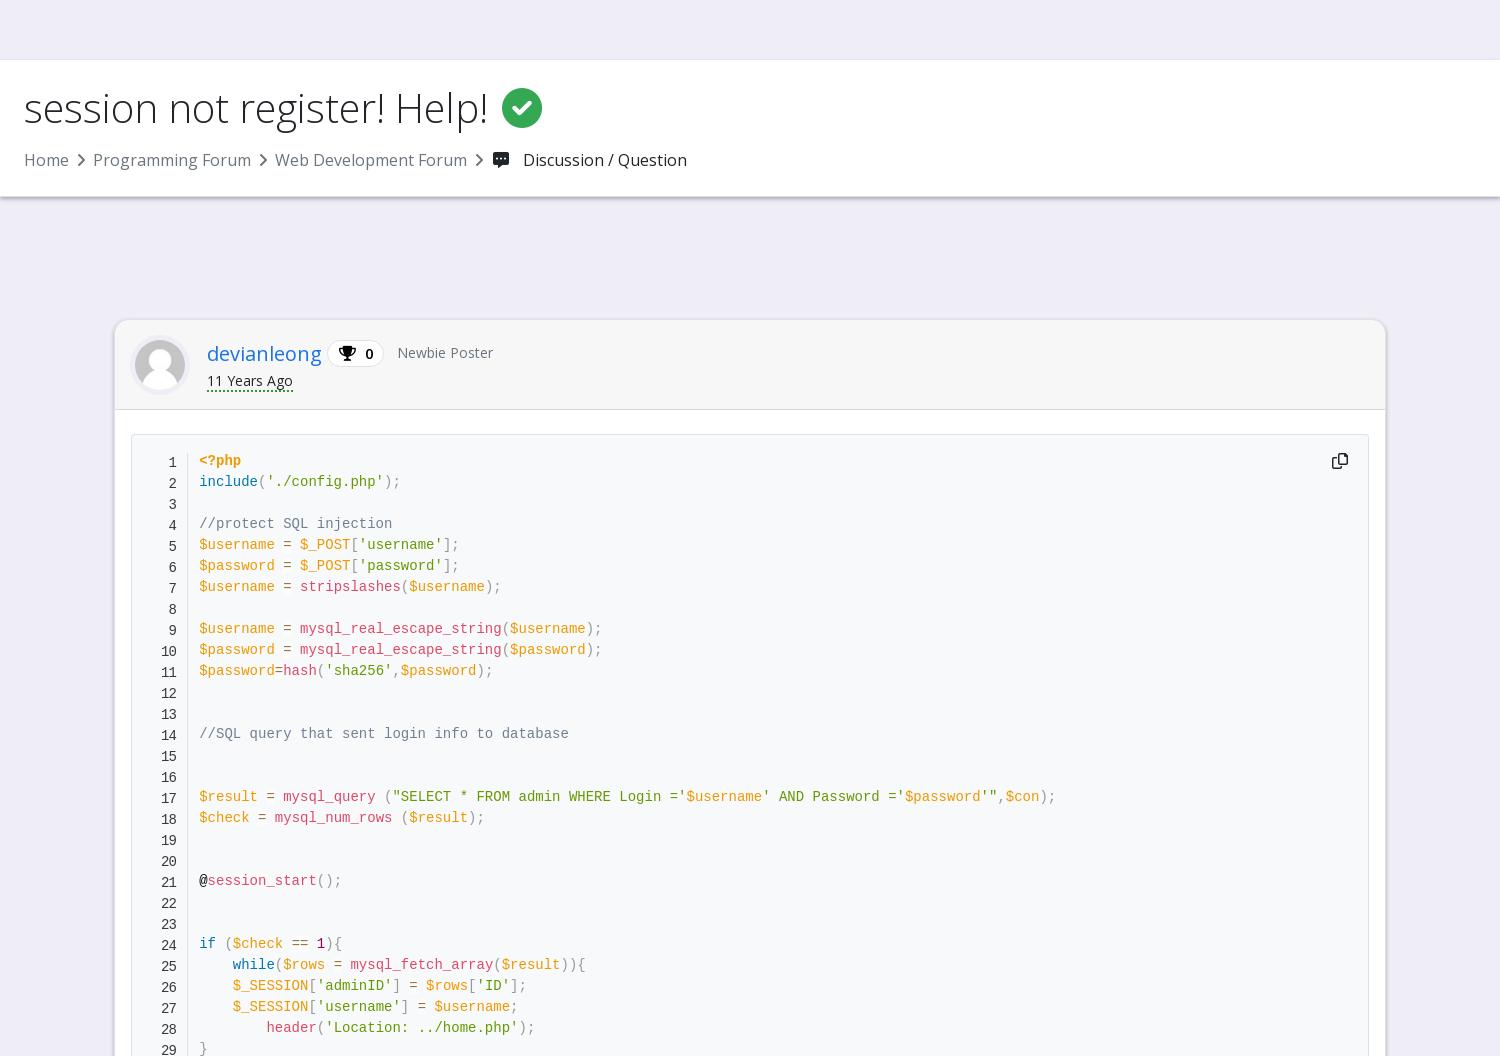  What do you see at coordinates (1179, 788) in the screenshot?
I see `'Session Login'` at bounding box center [1179, 788].